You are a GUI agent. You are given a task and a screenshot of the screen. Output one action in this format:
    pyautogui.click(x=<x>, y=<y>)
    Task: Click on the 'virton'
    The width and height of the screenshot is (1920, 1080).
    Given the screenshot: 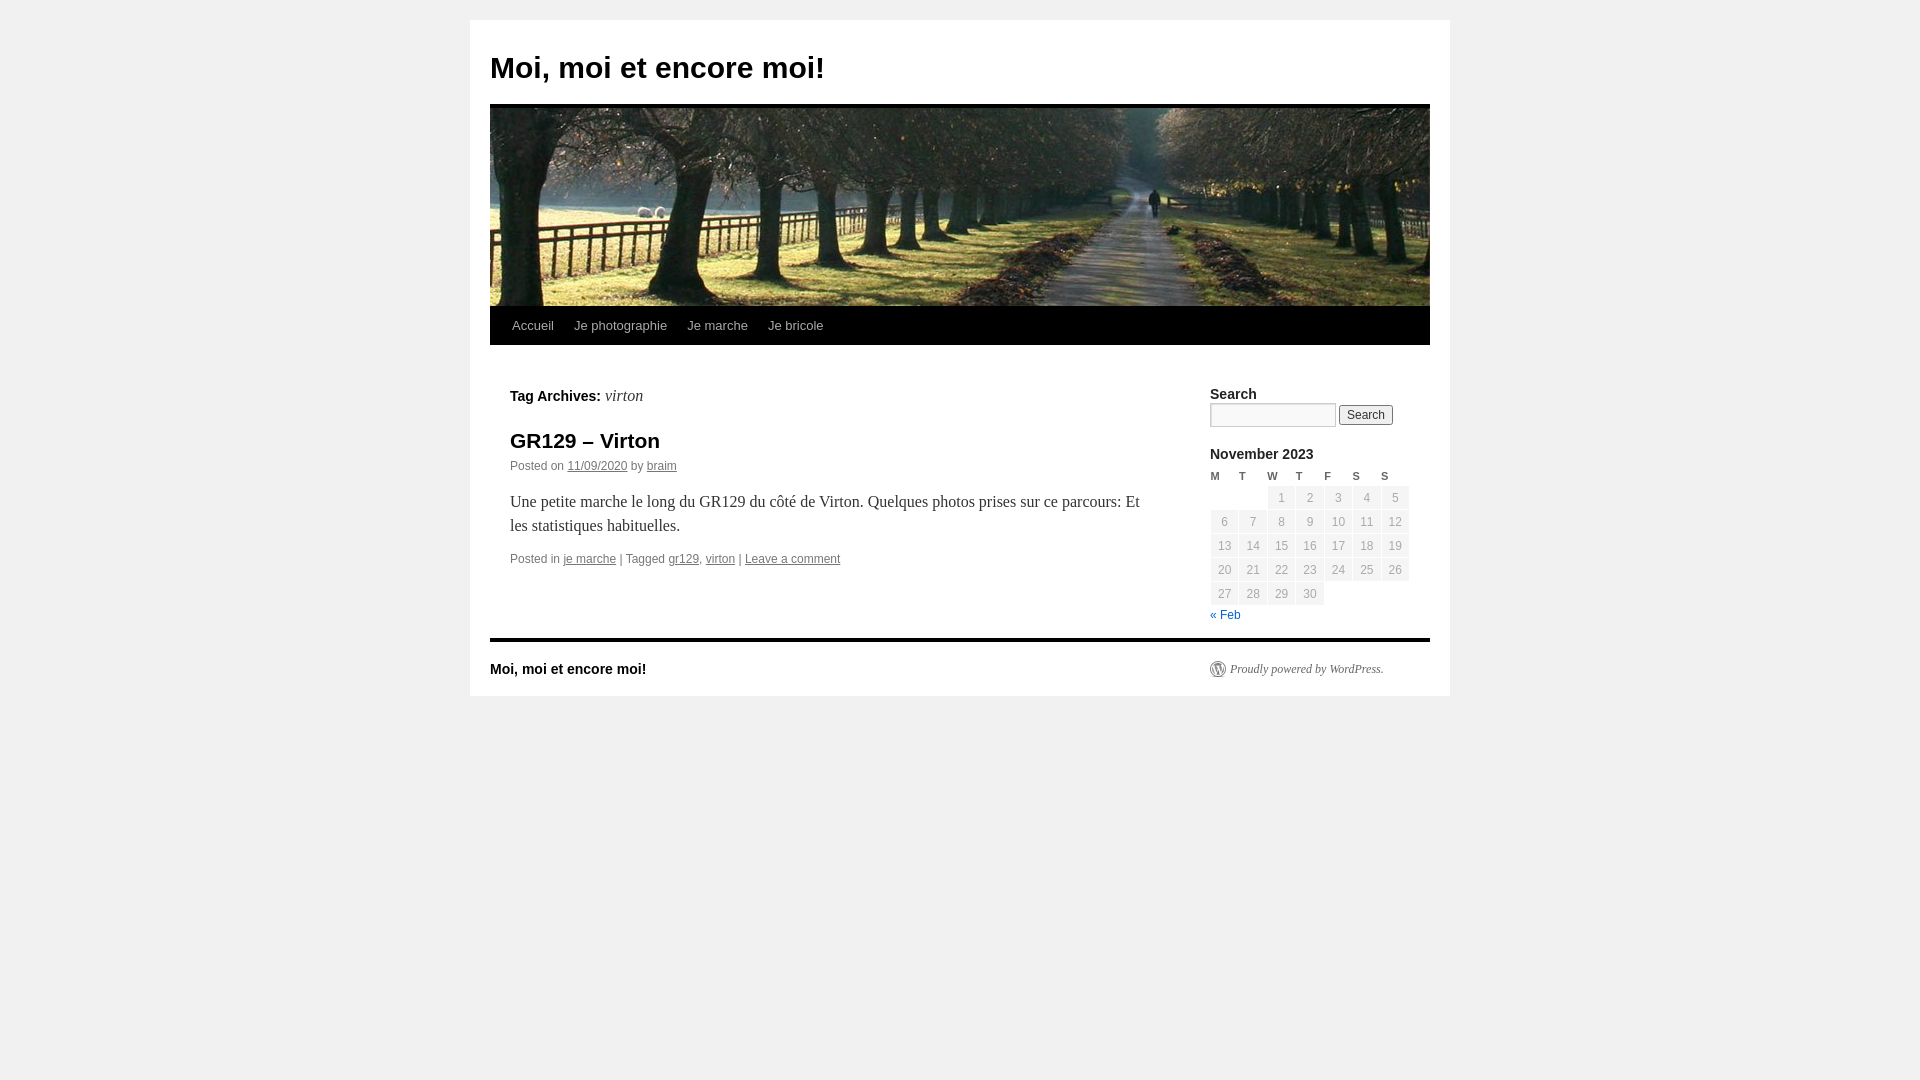 What is the action you would take?
    pyautogui.click(x=720, y=559)
    